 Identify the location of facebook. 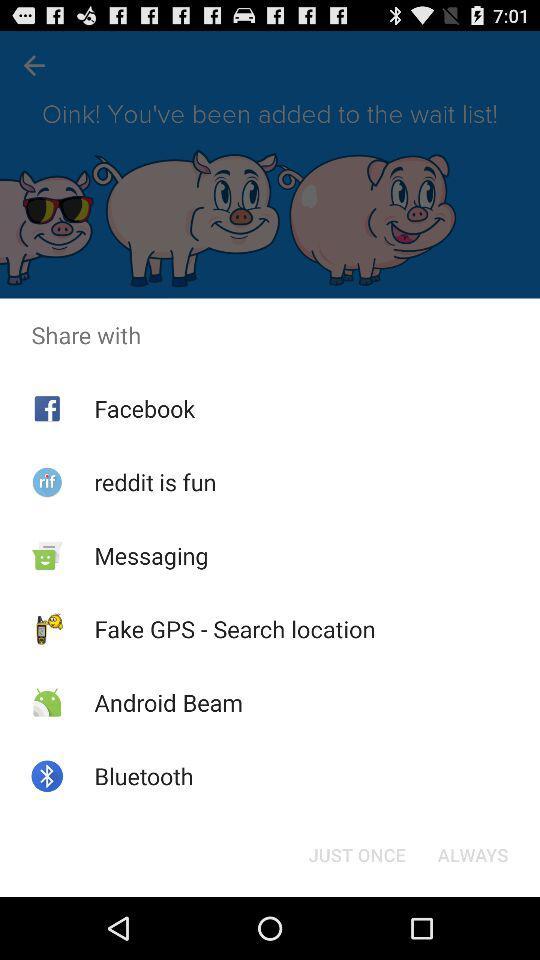
(143, 407).